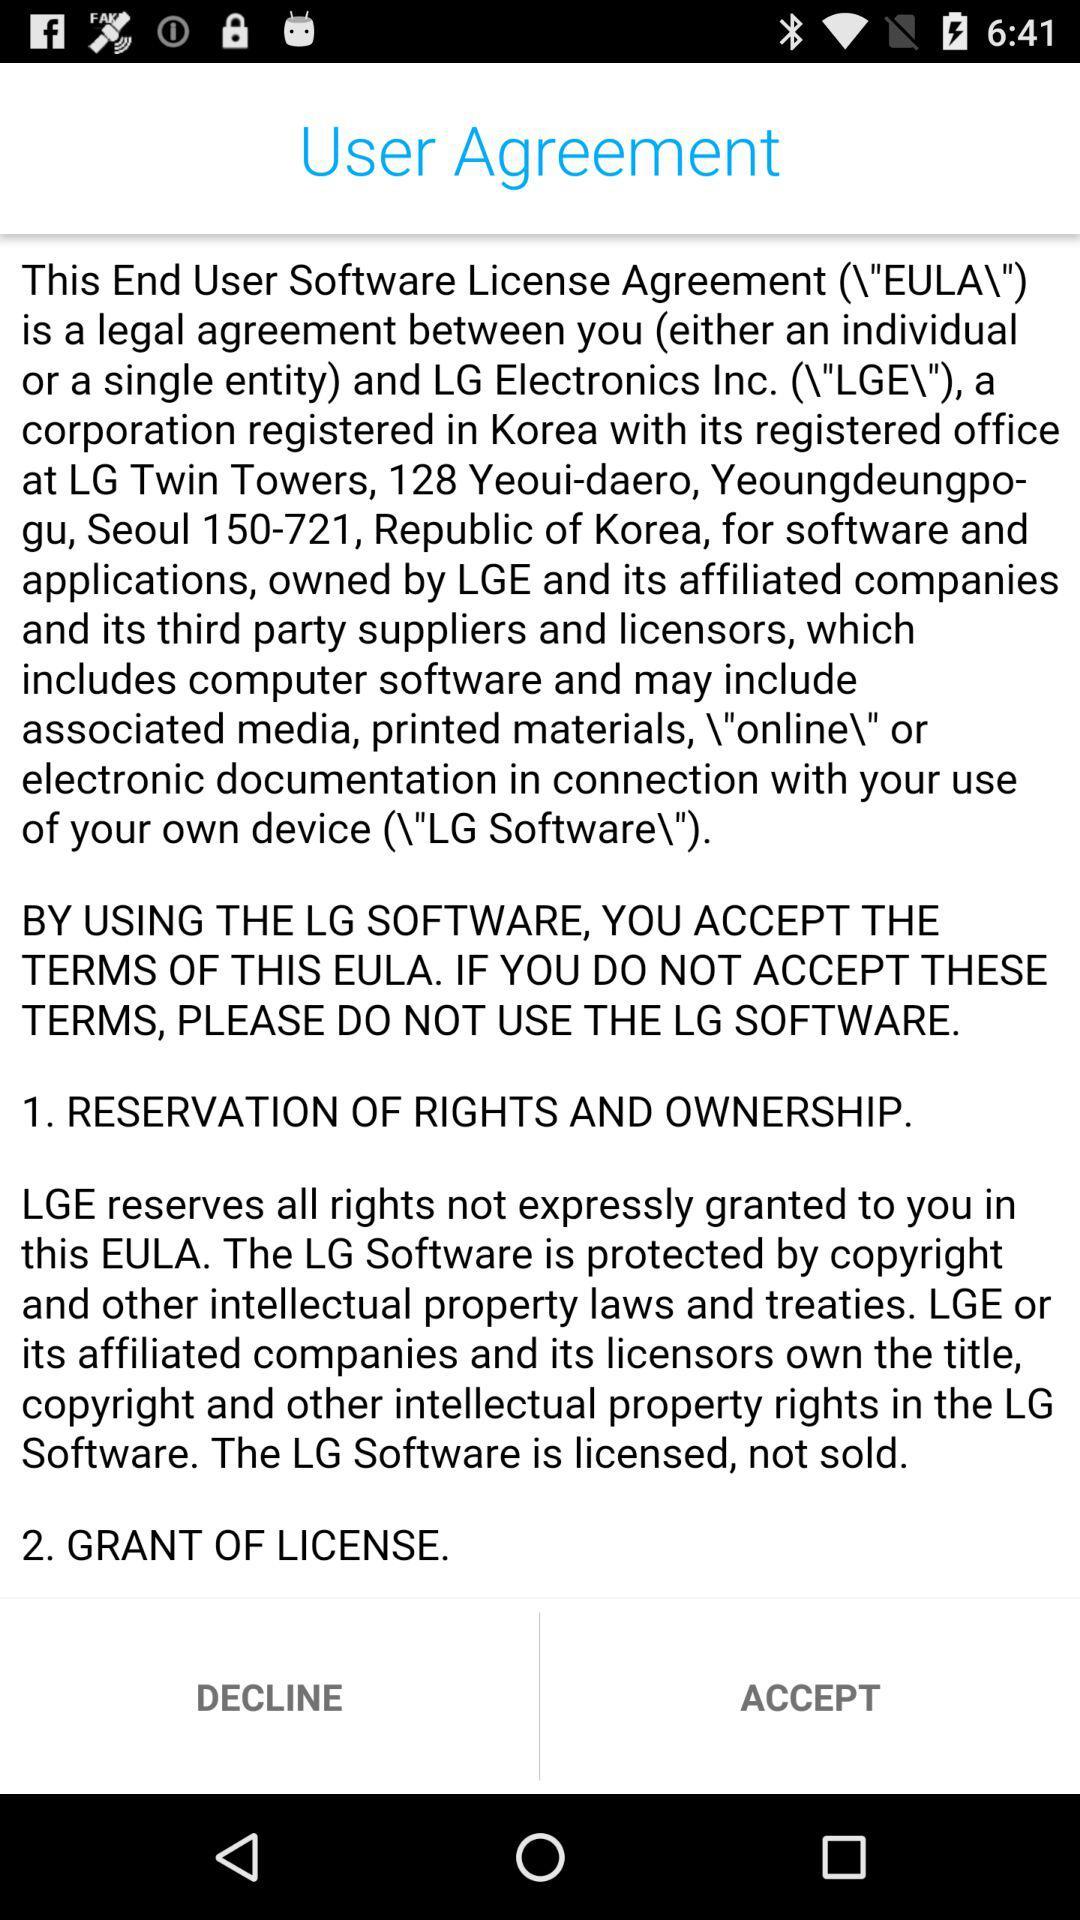  I want to click on read our terms, so click(540, 915).